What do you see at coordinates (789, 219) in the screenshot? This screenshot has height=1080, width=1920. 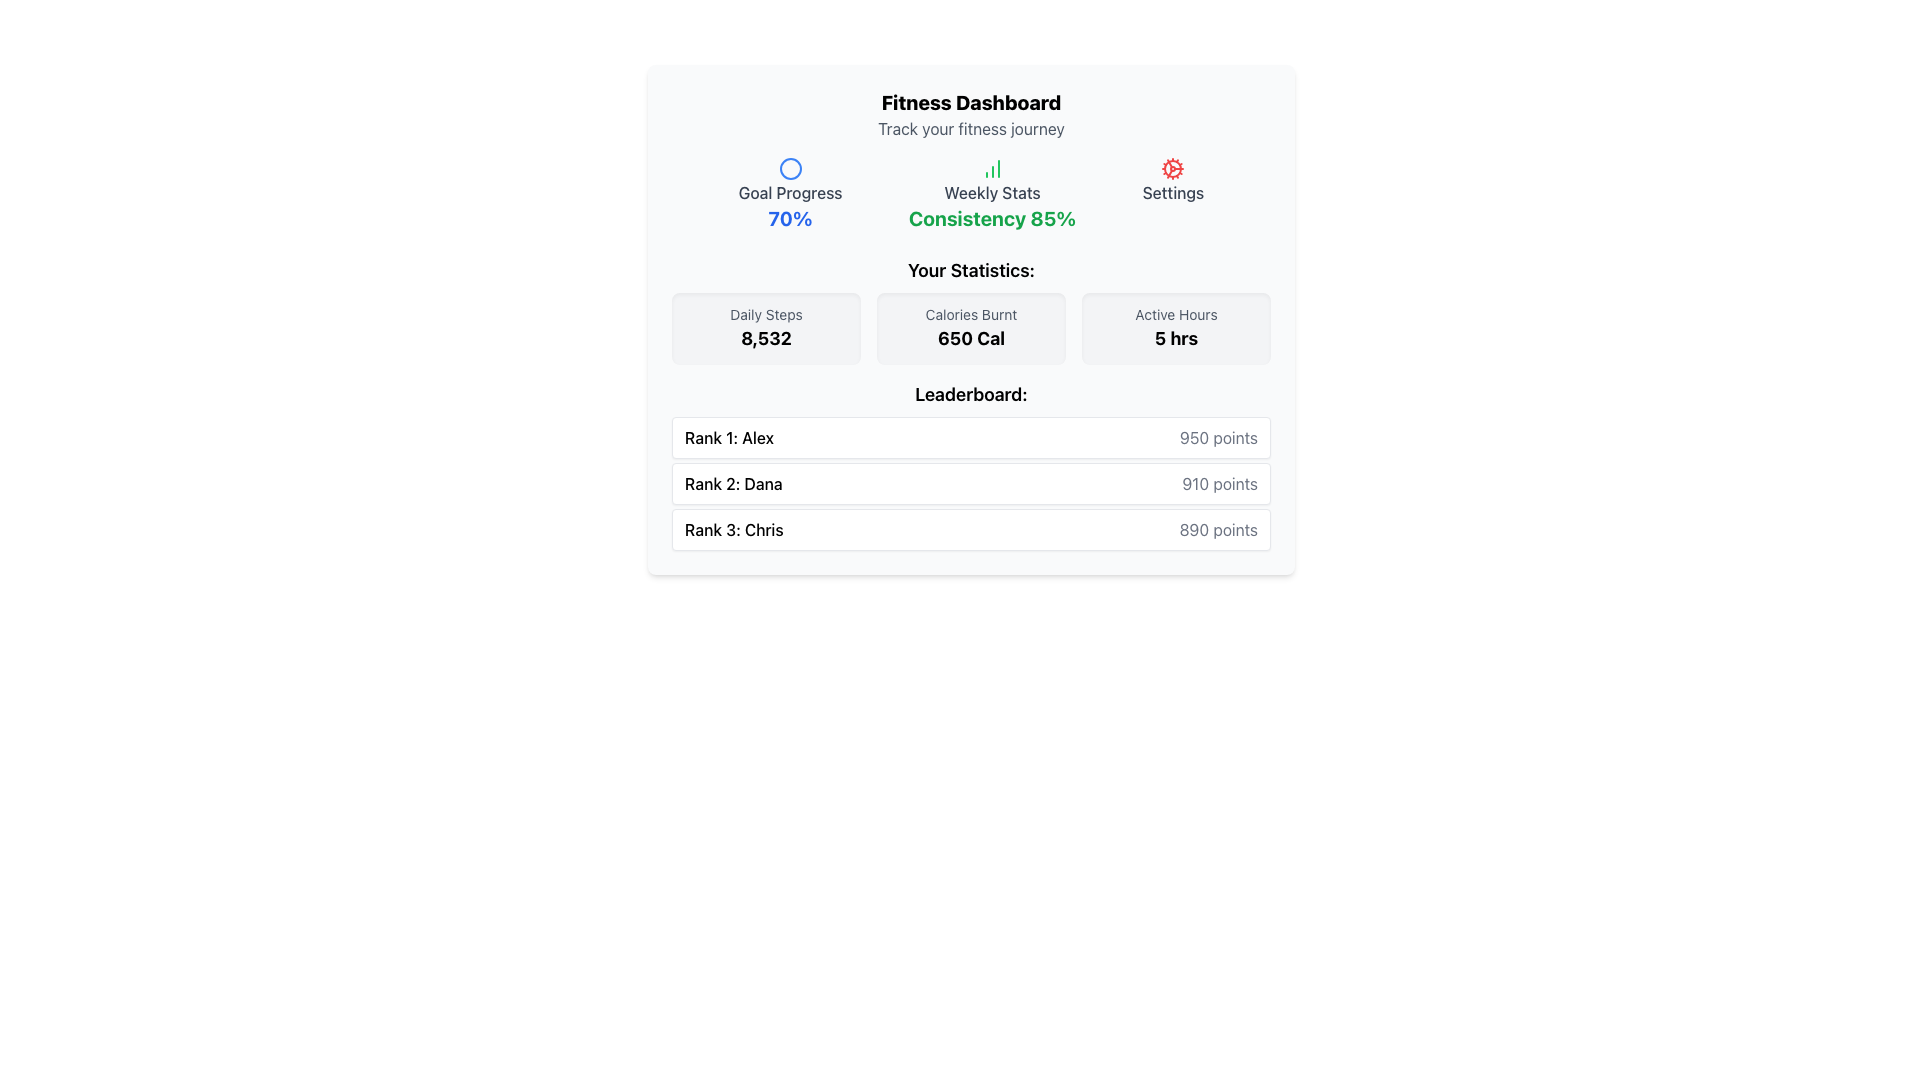 I see `the Static Text displaying the progress percentage, located under the 'Goal Progress' label and above the main dashboard area` at bounding box center [789, 219].